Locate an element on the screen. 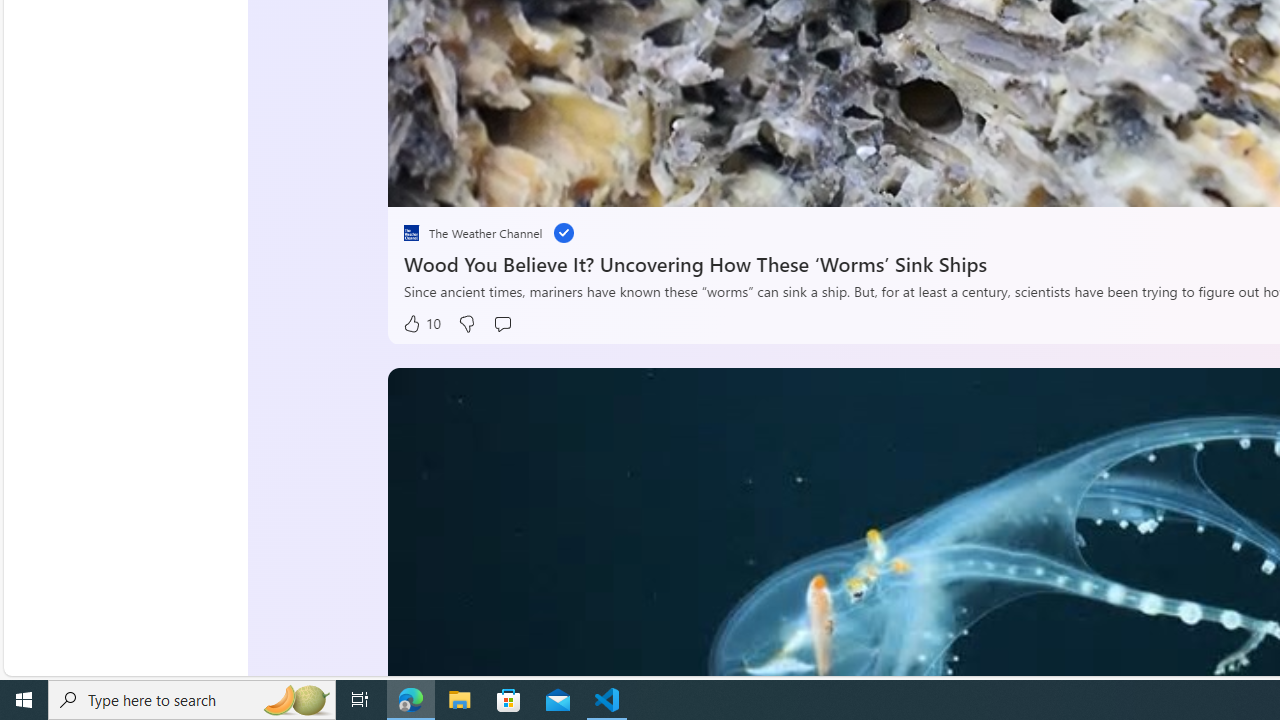 This screenshot has width=1280, height=720. 'Visual Studio Code - 1 running window' is located at coordinates (606, 698).